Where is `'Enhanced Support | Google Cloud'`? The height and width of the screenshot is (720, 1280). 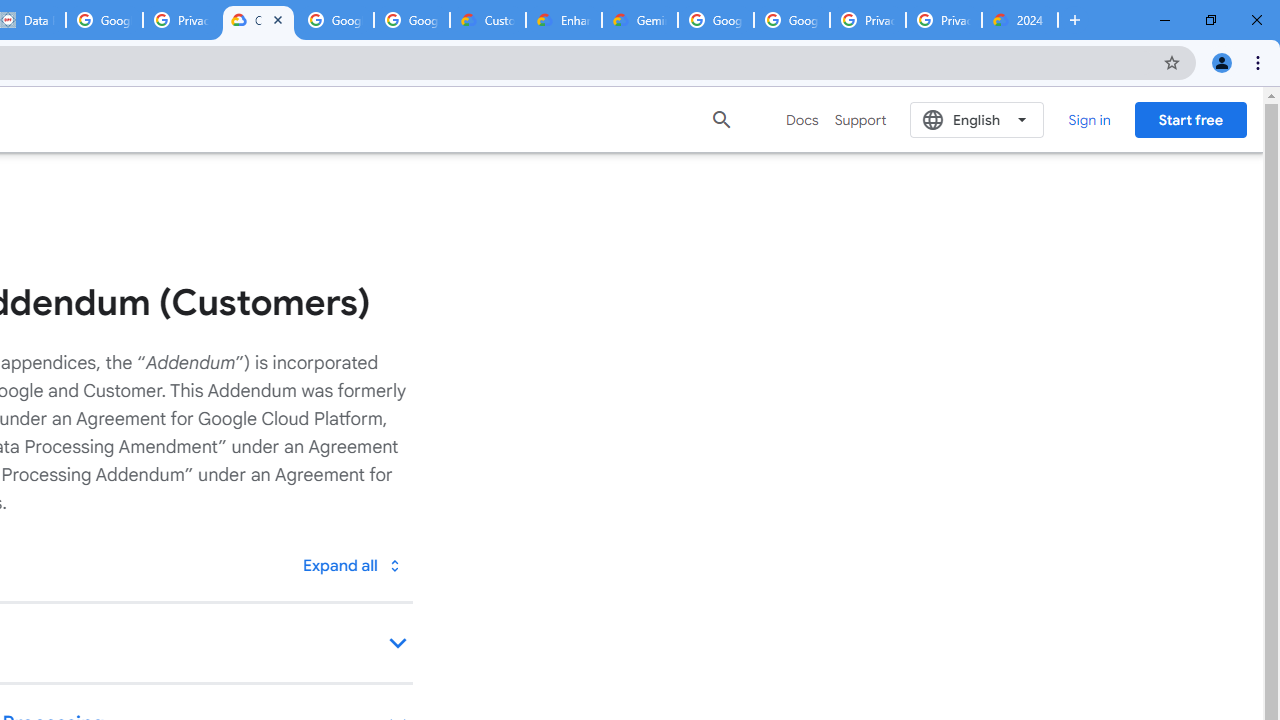 'Enhanced Support | Google Cloud' is located at coordinates (562, 20).